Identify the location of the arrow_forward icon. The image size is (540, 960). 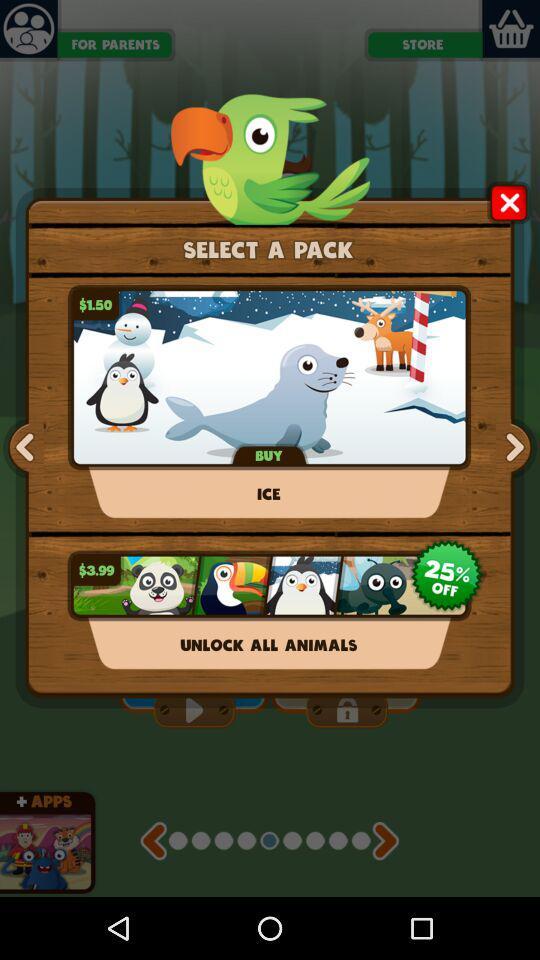
(512, 480).